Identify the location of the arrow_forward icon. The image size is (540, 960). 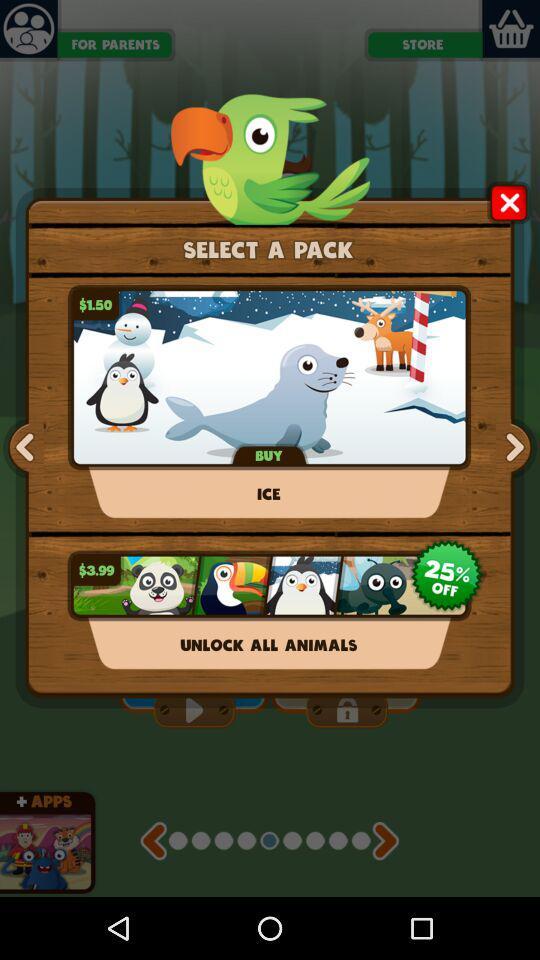
(512, 480).